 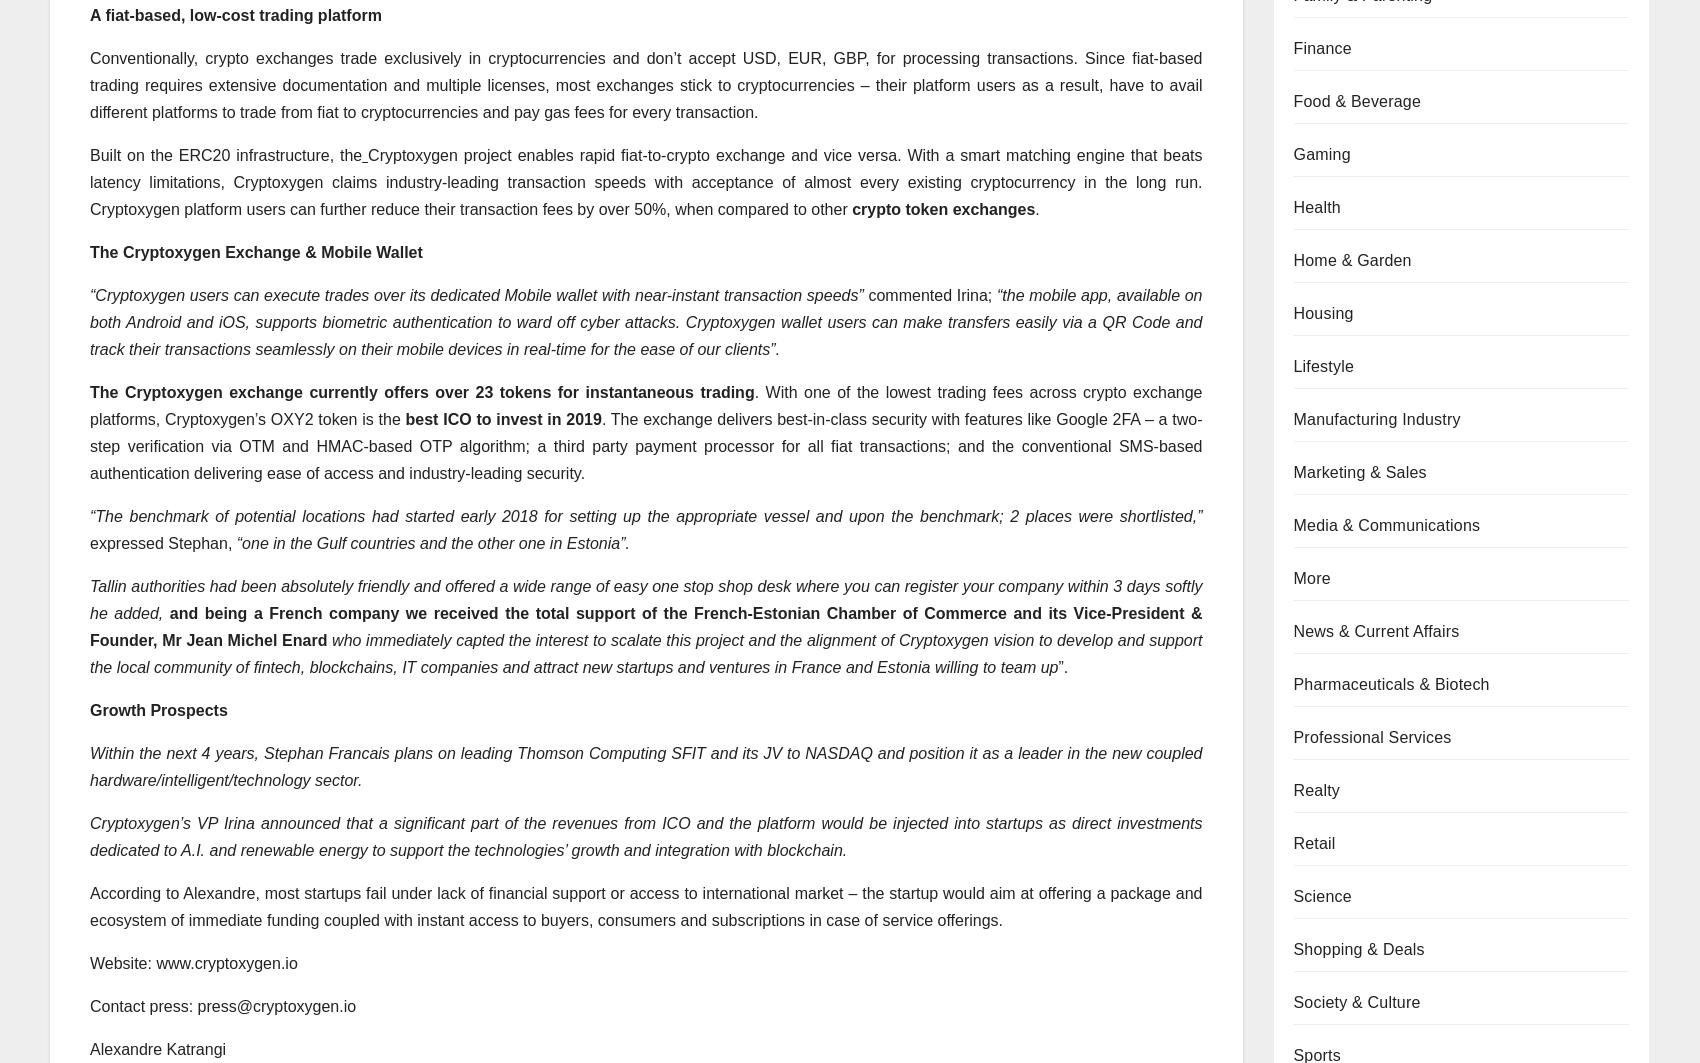 What do you see at coordinates (225, 154) in the screenshot?
I see `'Built on the ERC20 infrastructure, the'` at bounding box center [225, 154].